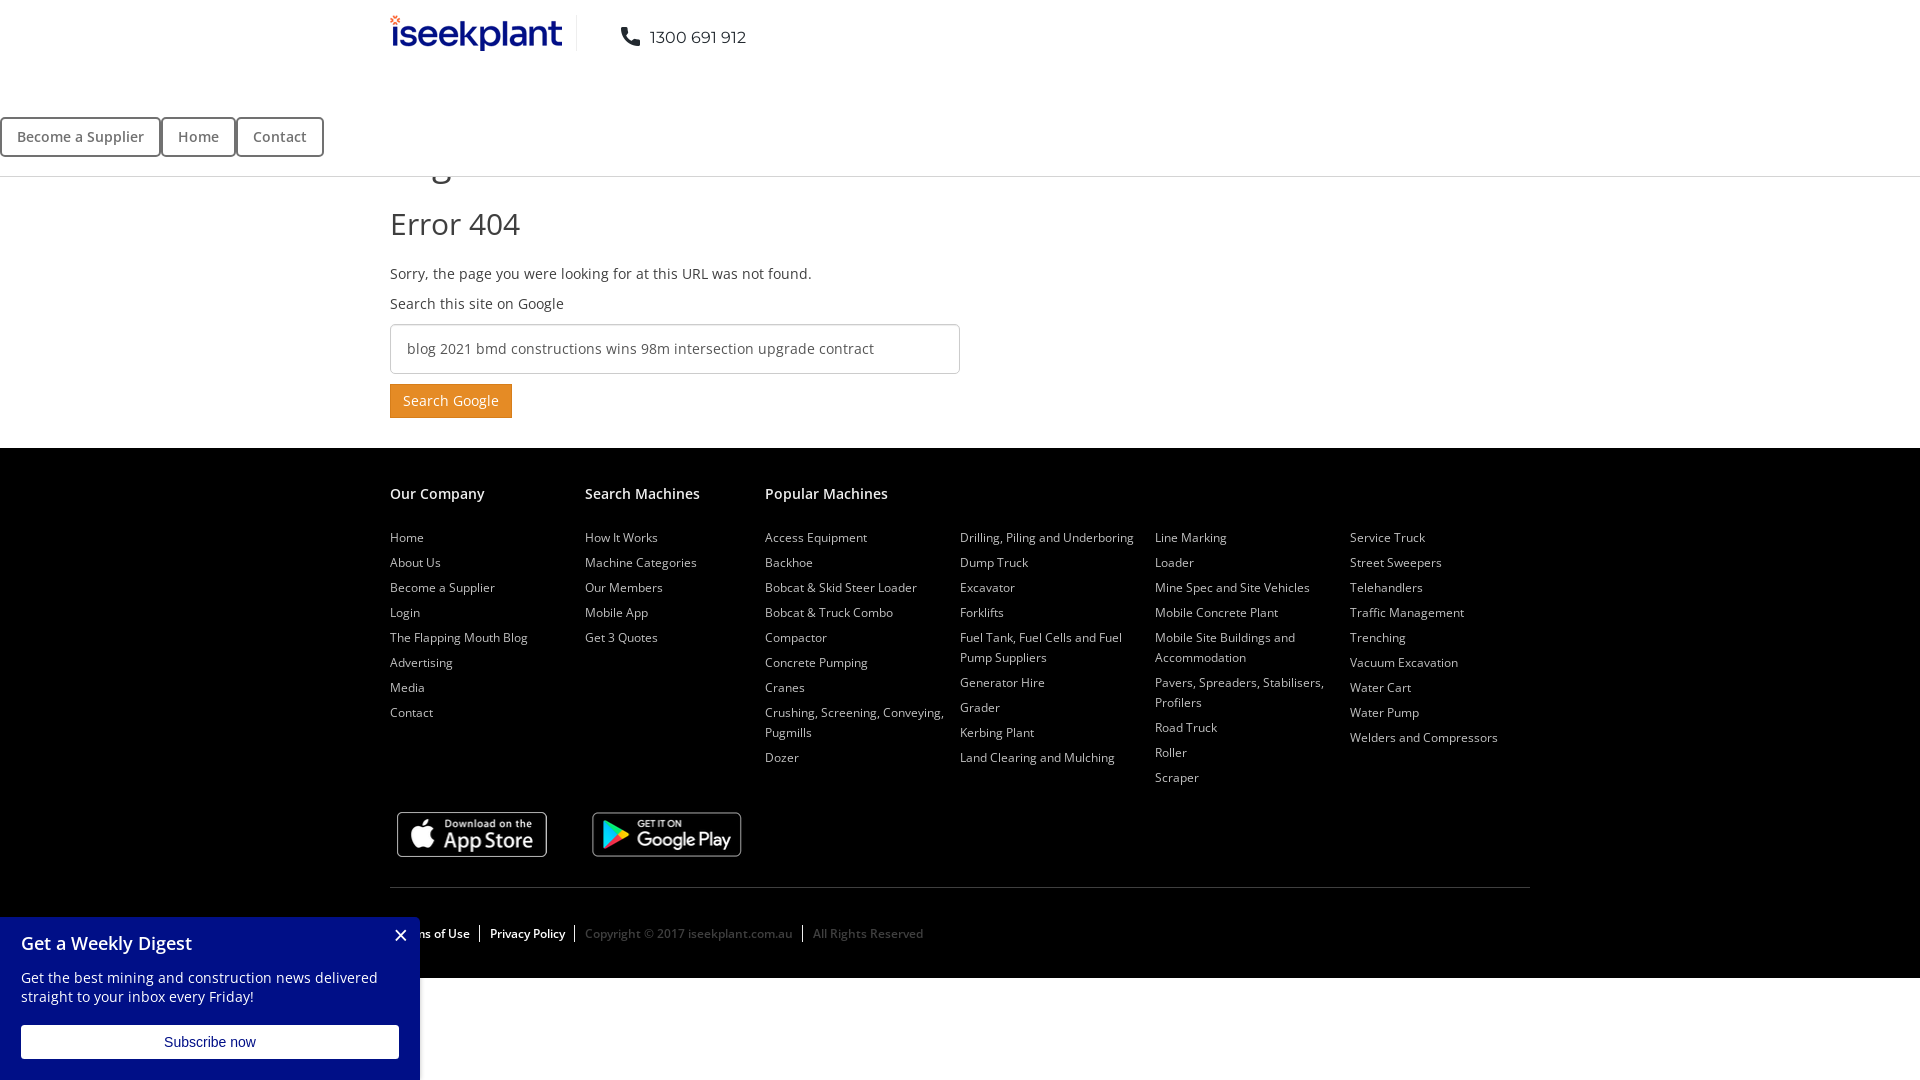 The width and height of the screenshot is (1920, 1080). Describe the element at coordinates (795, 637) in the screenshot. I see `'Compactor'` at that location.